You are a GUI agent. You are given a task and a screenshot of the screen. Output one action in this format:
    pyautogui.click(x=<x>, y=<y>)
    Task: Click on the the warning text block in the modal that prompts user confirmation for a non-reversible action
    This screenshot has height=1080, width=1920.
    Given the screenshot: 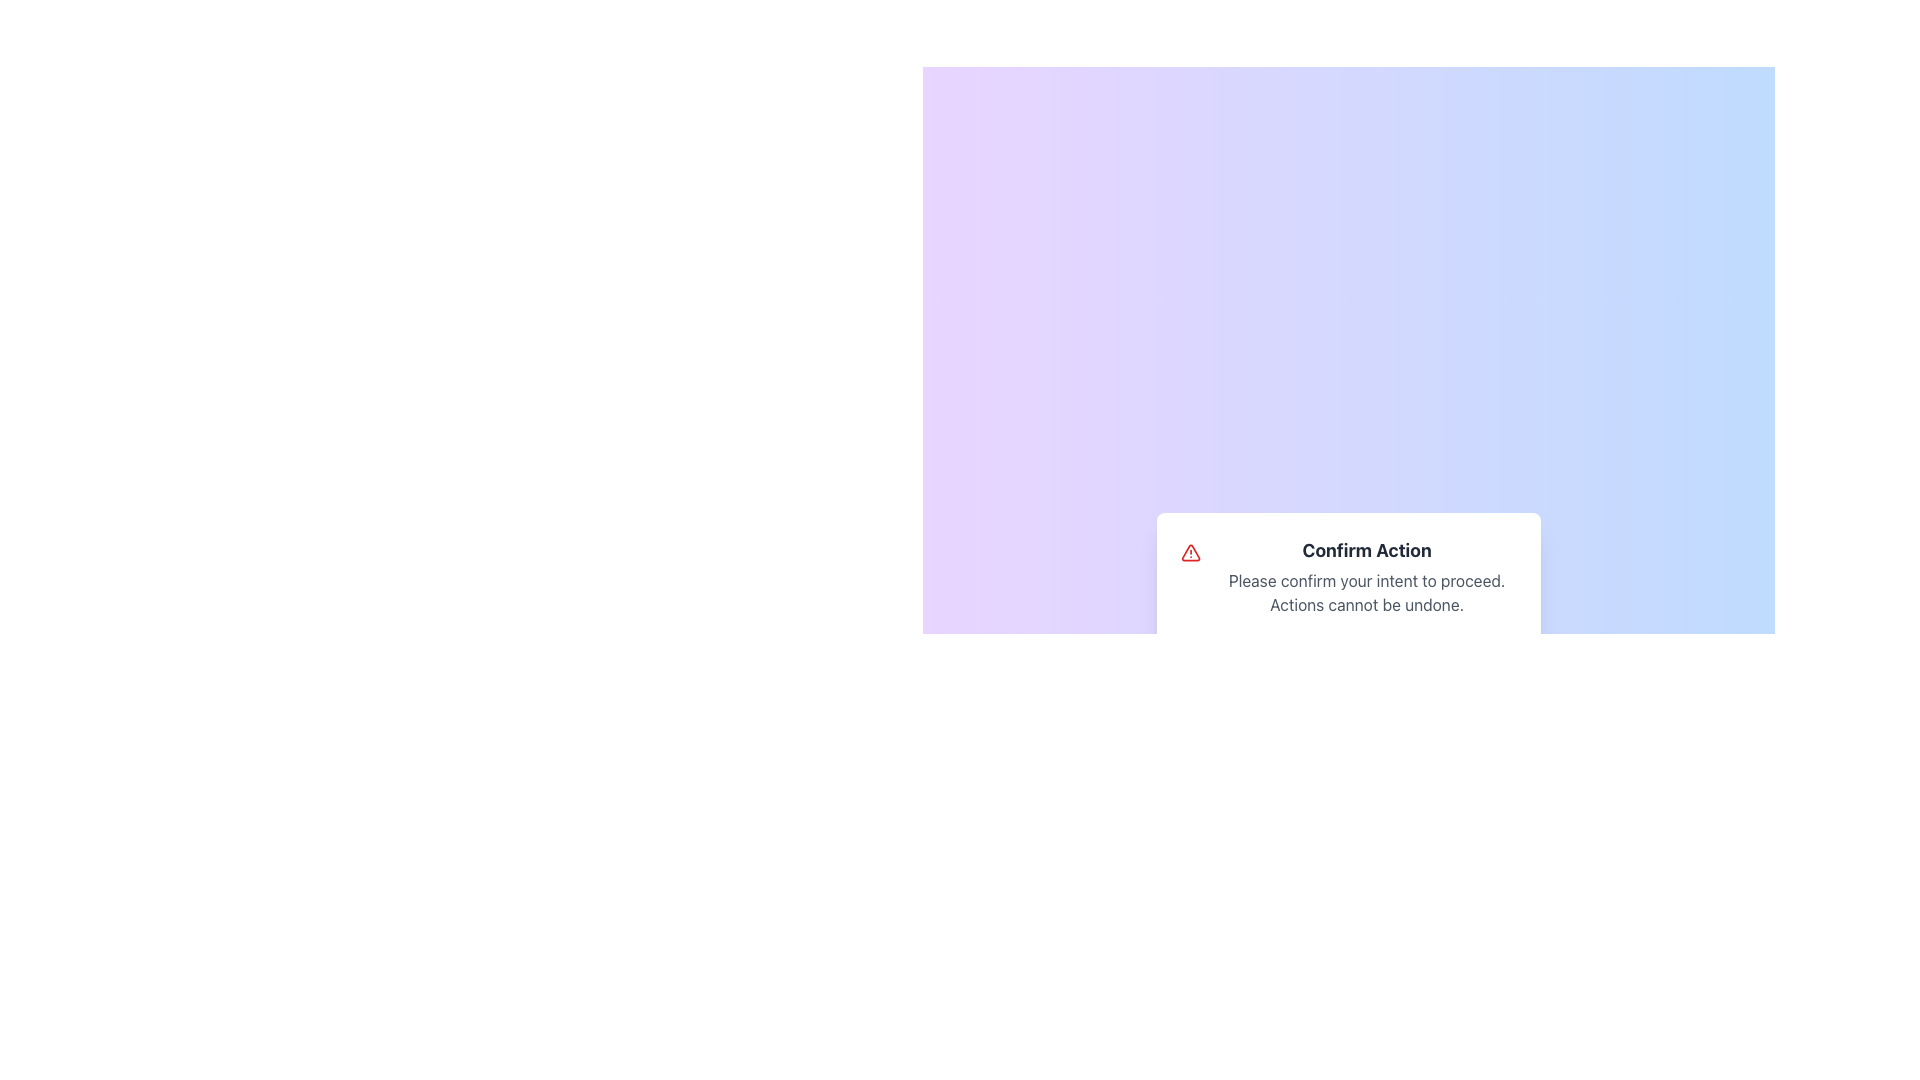 What is the action you would take?
    pyautogui.click(x=1348, y=577)
    